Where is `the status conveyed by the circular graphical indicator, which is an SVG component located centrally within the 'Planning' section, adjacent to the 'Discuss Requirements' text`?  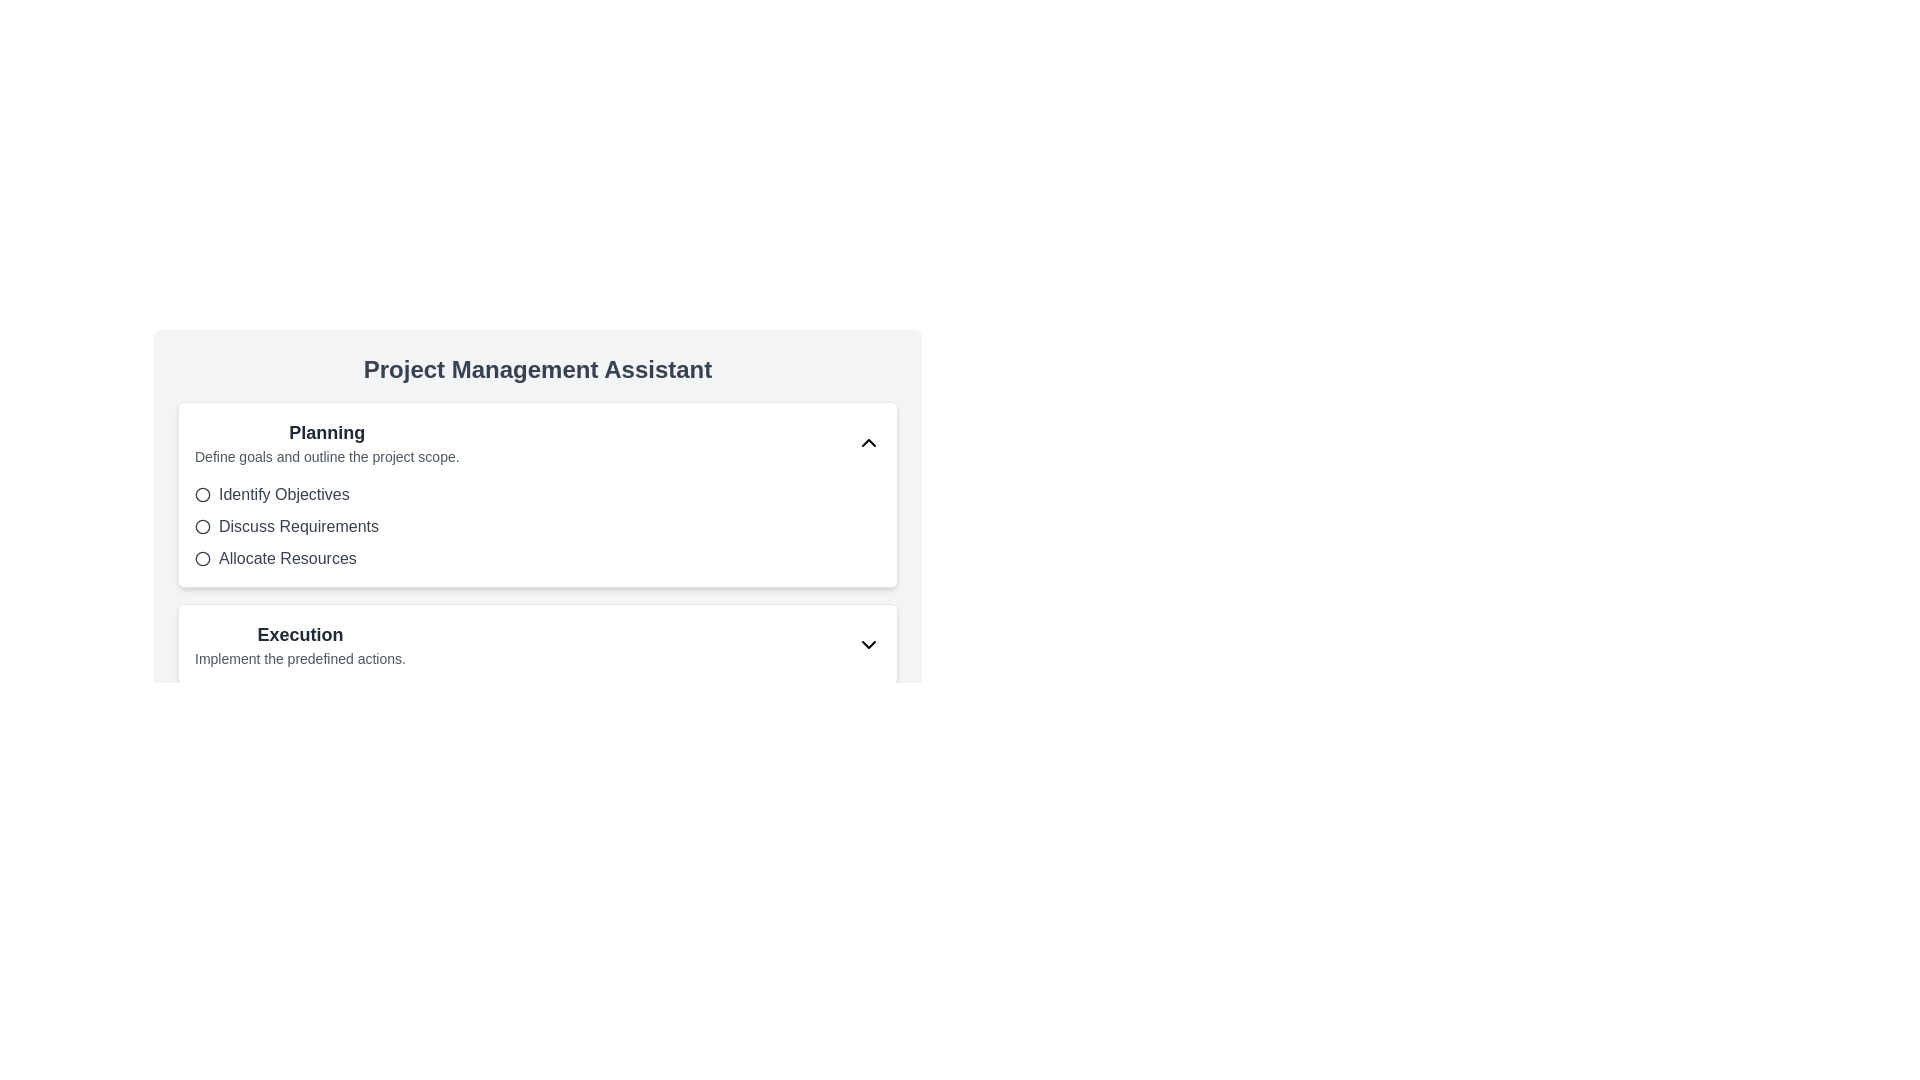 the status conveyed by the circular graphical indicator, which is an SVG component located centrally within the 'Planning' section, adjacent to the 'Discuss Requirements' text is located at coordinates (202, 526).